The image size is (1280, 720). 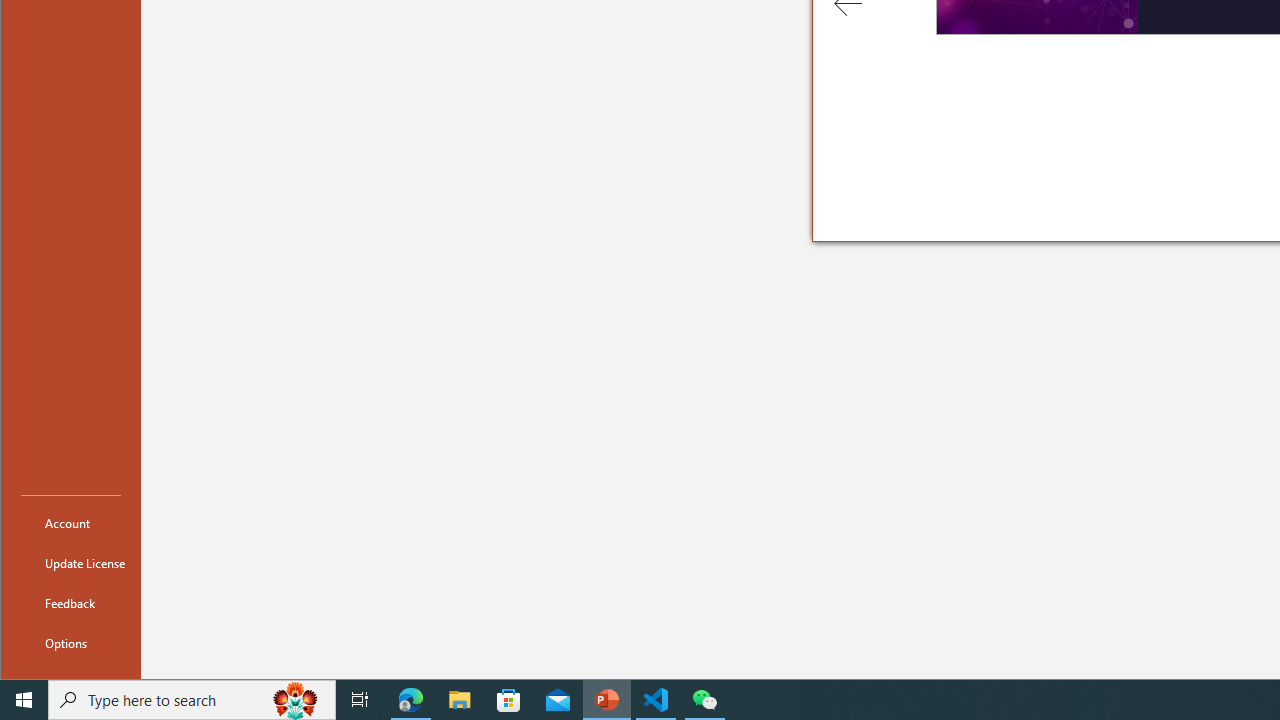 What do you see at coordinates (71, 642) in the screenshot?
I see `'Options'` at bounding box center [71, 642].